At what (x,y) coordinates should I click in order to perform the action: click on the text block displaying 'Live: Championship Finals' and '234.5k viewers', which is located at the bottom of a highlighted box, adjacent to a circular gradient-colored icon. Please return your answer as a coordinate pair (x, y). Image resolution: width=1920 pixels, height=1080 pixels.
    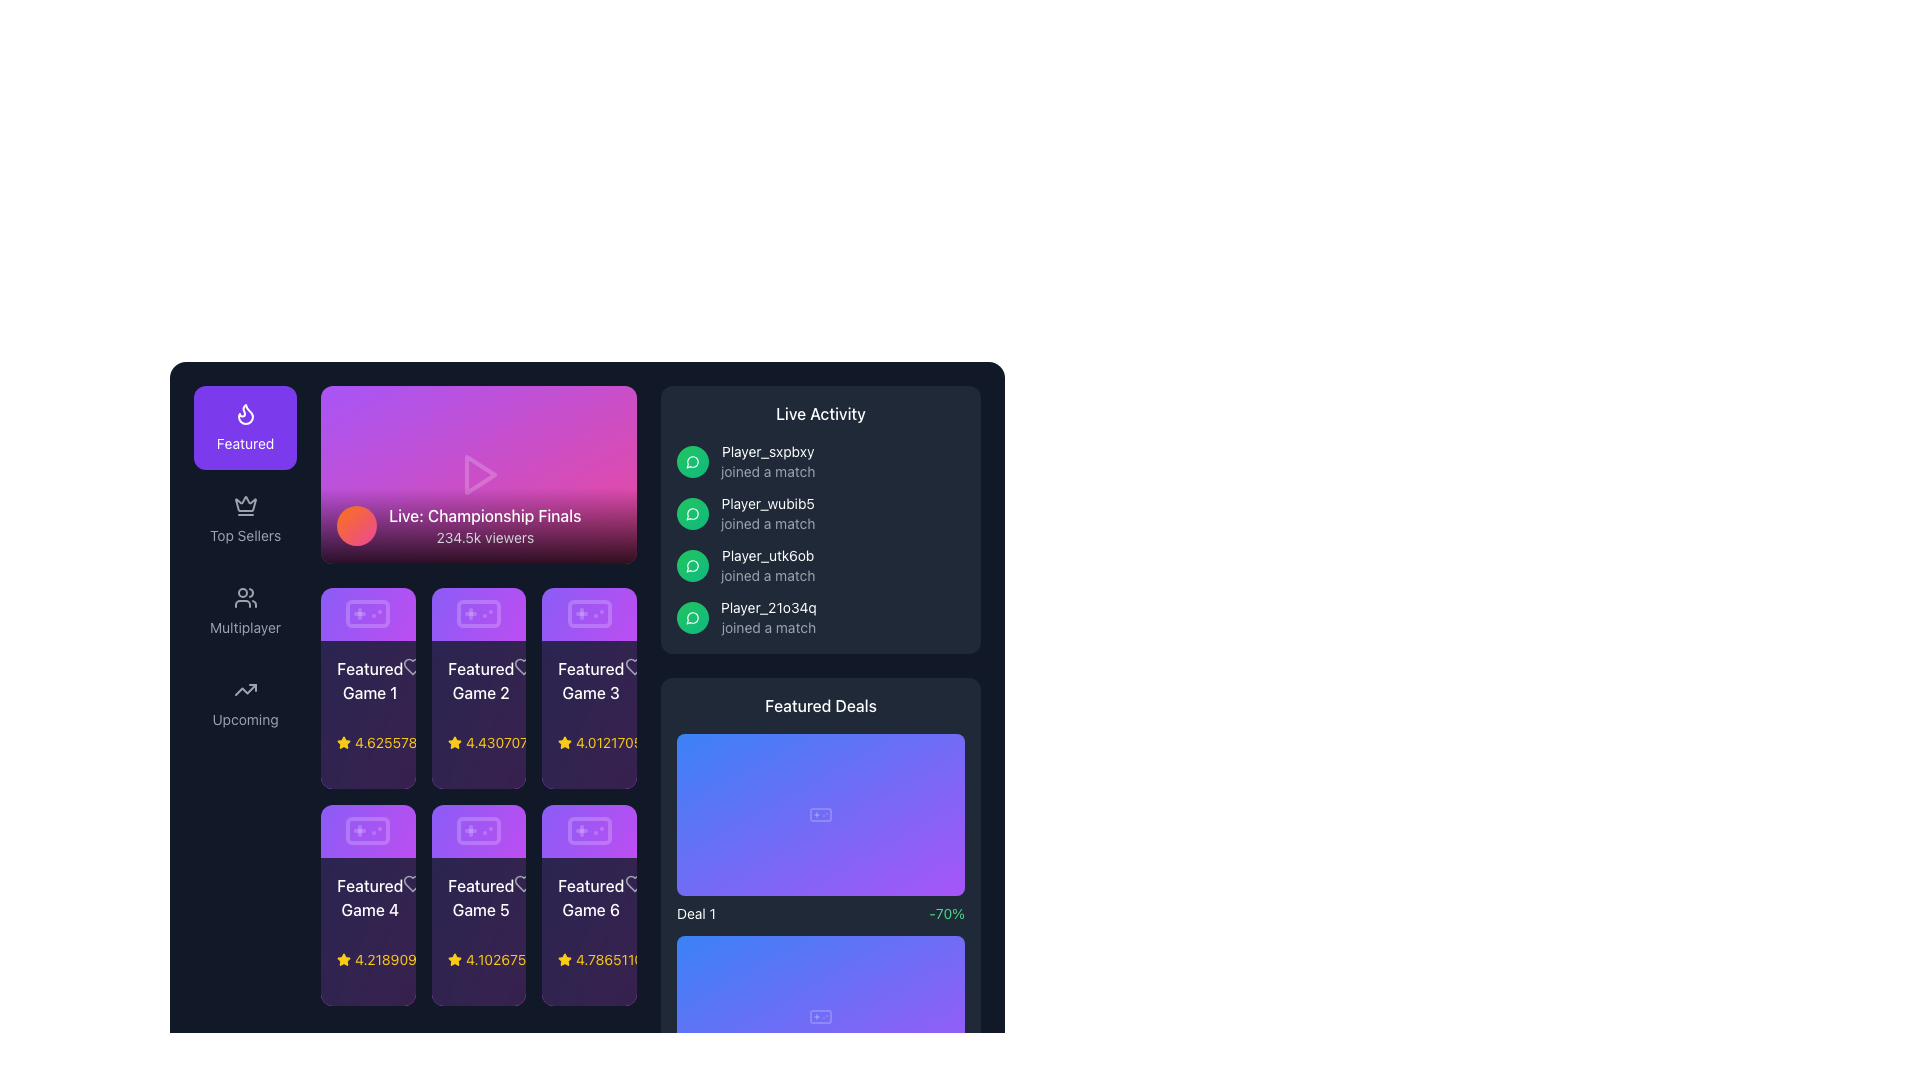
    Looking at the image, I should click on (478, 524).